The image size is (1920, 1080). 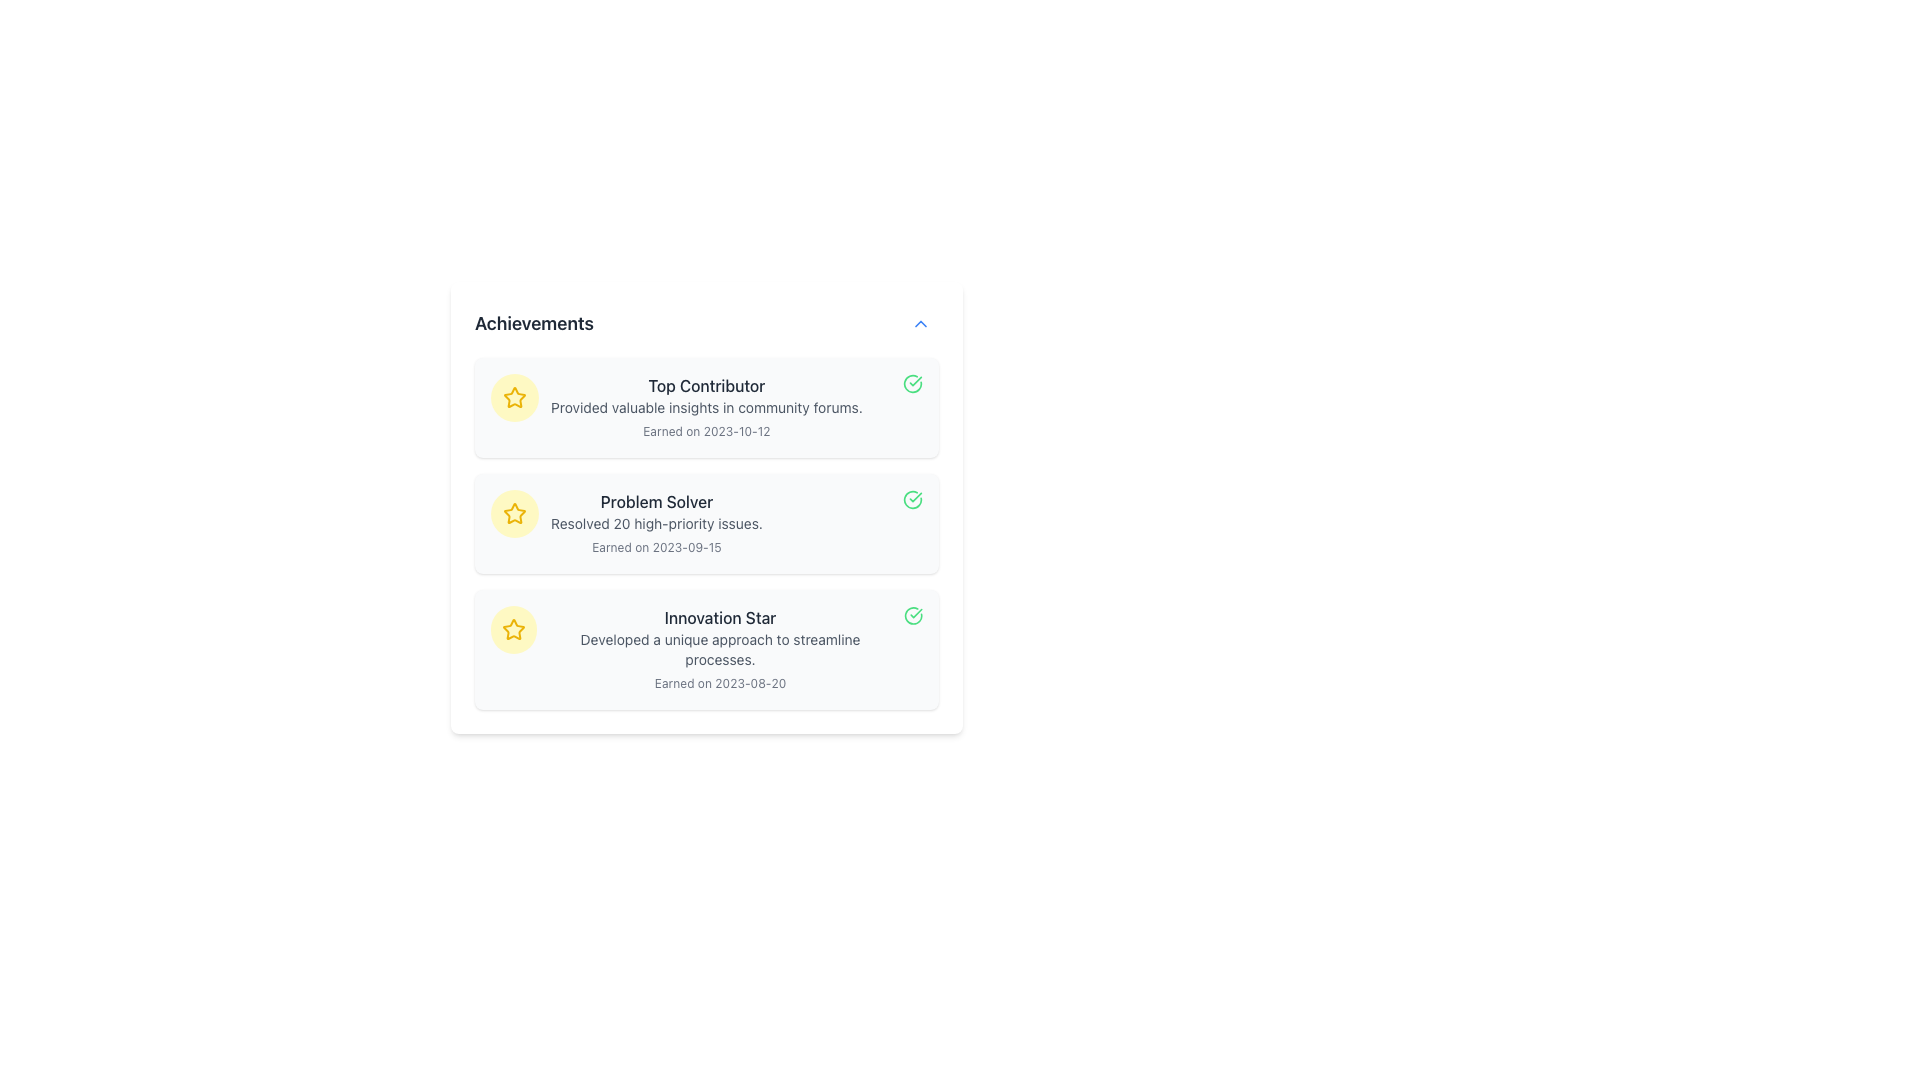 I want to click on the text label that reads 'Earned on 2023-08-20', which is styled in a small gray font and located in the bottom-right area of the information card, so click(x=720, y=682).